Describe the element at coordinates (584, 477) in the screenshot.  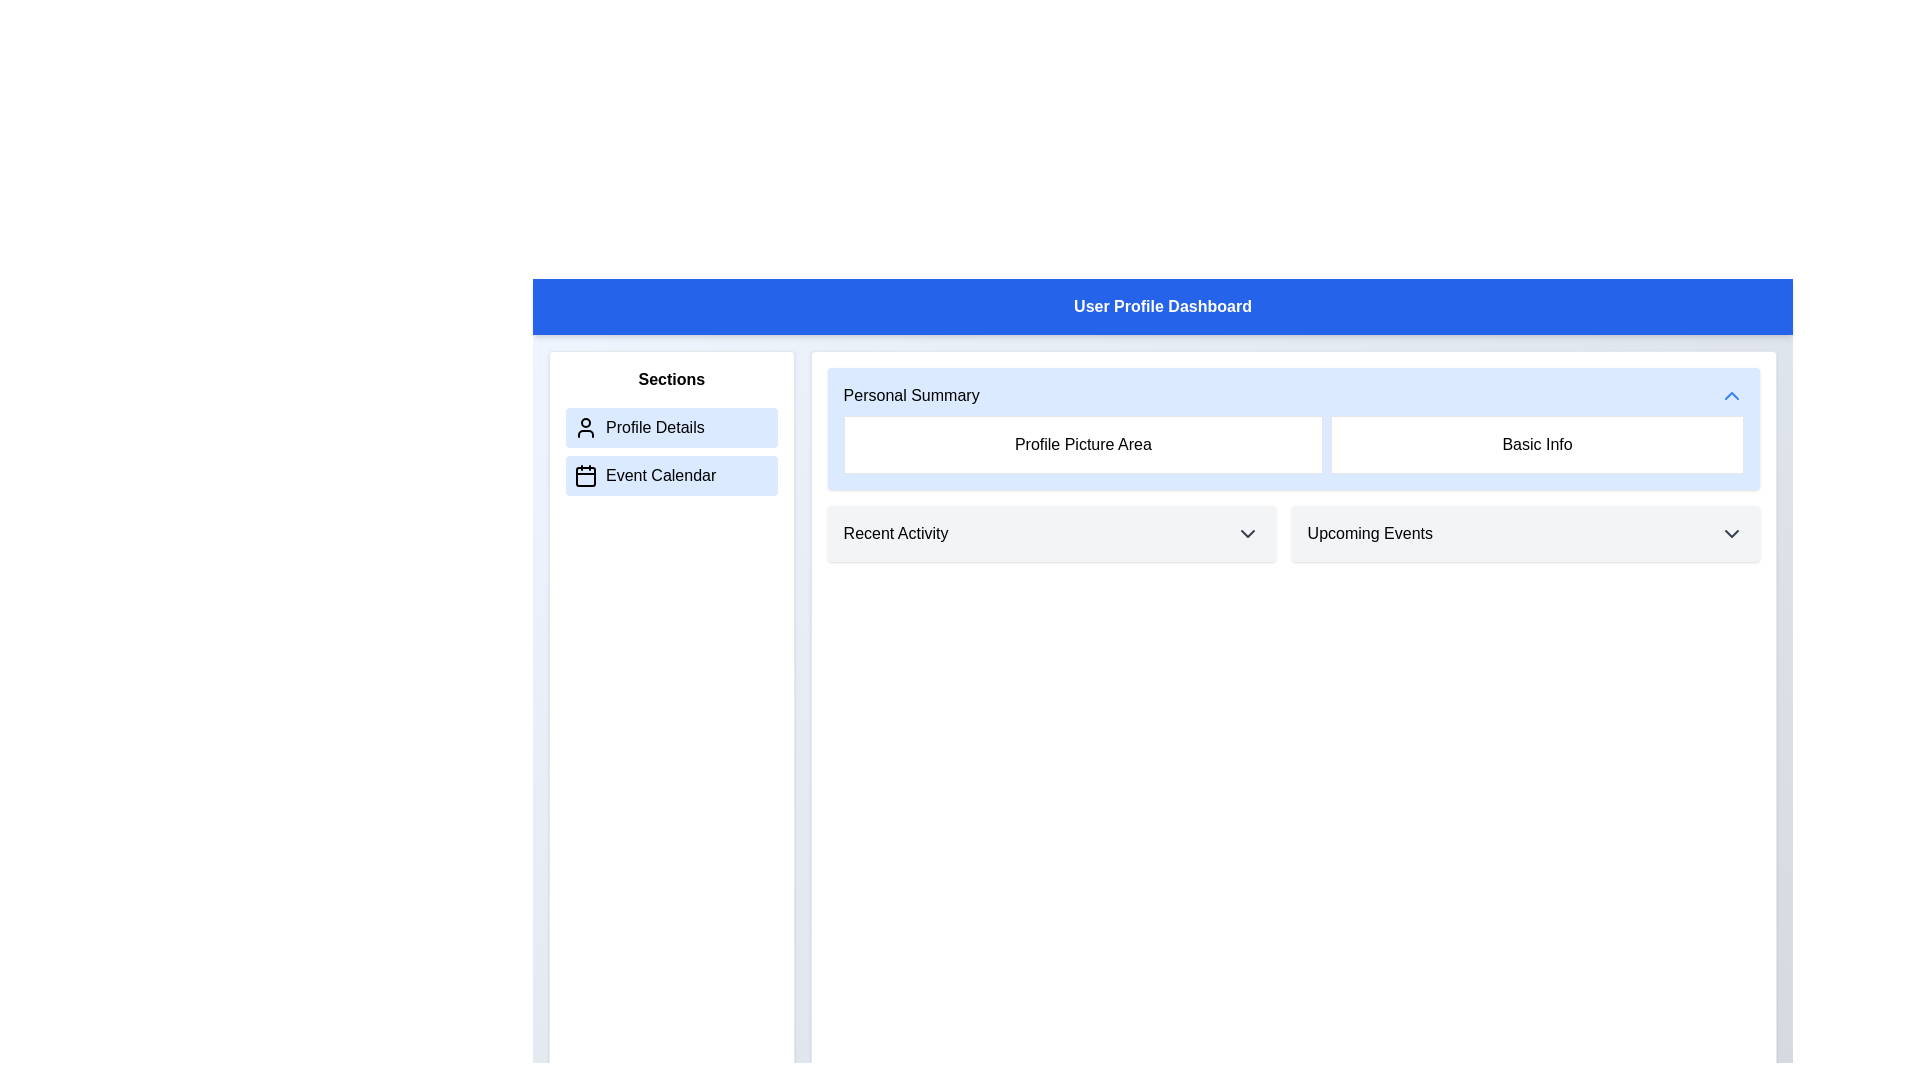
I see `the Calendar icon located in the sidebar menu under the 'Event Calendar' tab, which is represented as a rounded rectangular SVG component` at that location.